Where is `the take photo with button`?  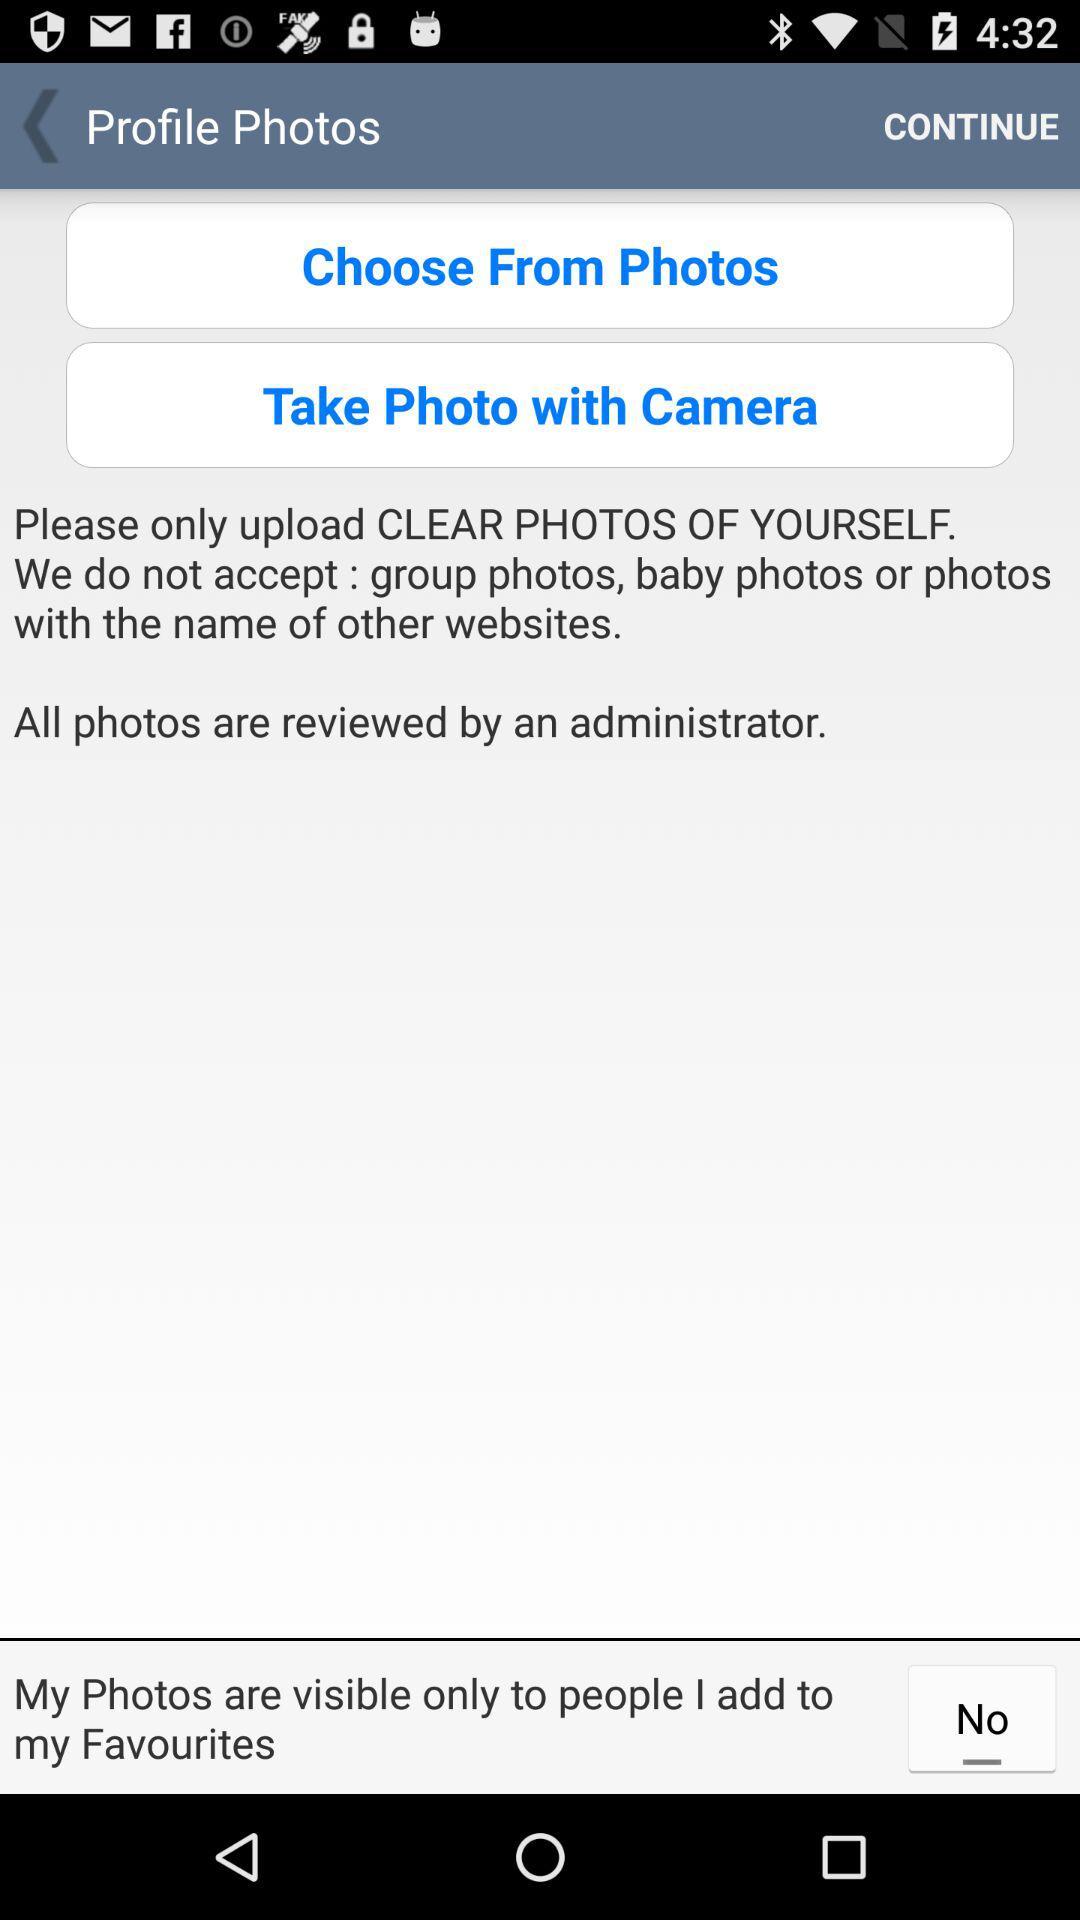 the take photo with button is located at coordinates (540, 403).